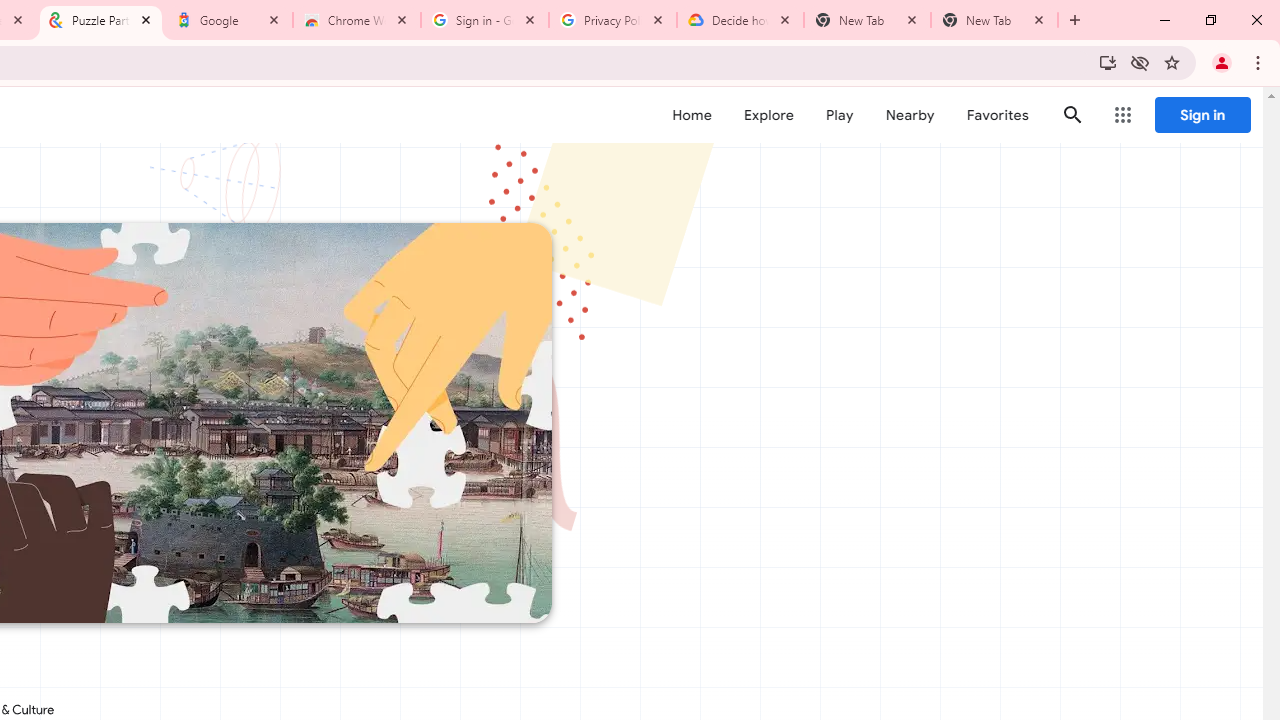 The height and width of the screenshot is (720, 1280). I want to click on 'Chrome Web Store - Color themes by Chrome', so click(357, 20).